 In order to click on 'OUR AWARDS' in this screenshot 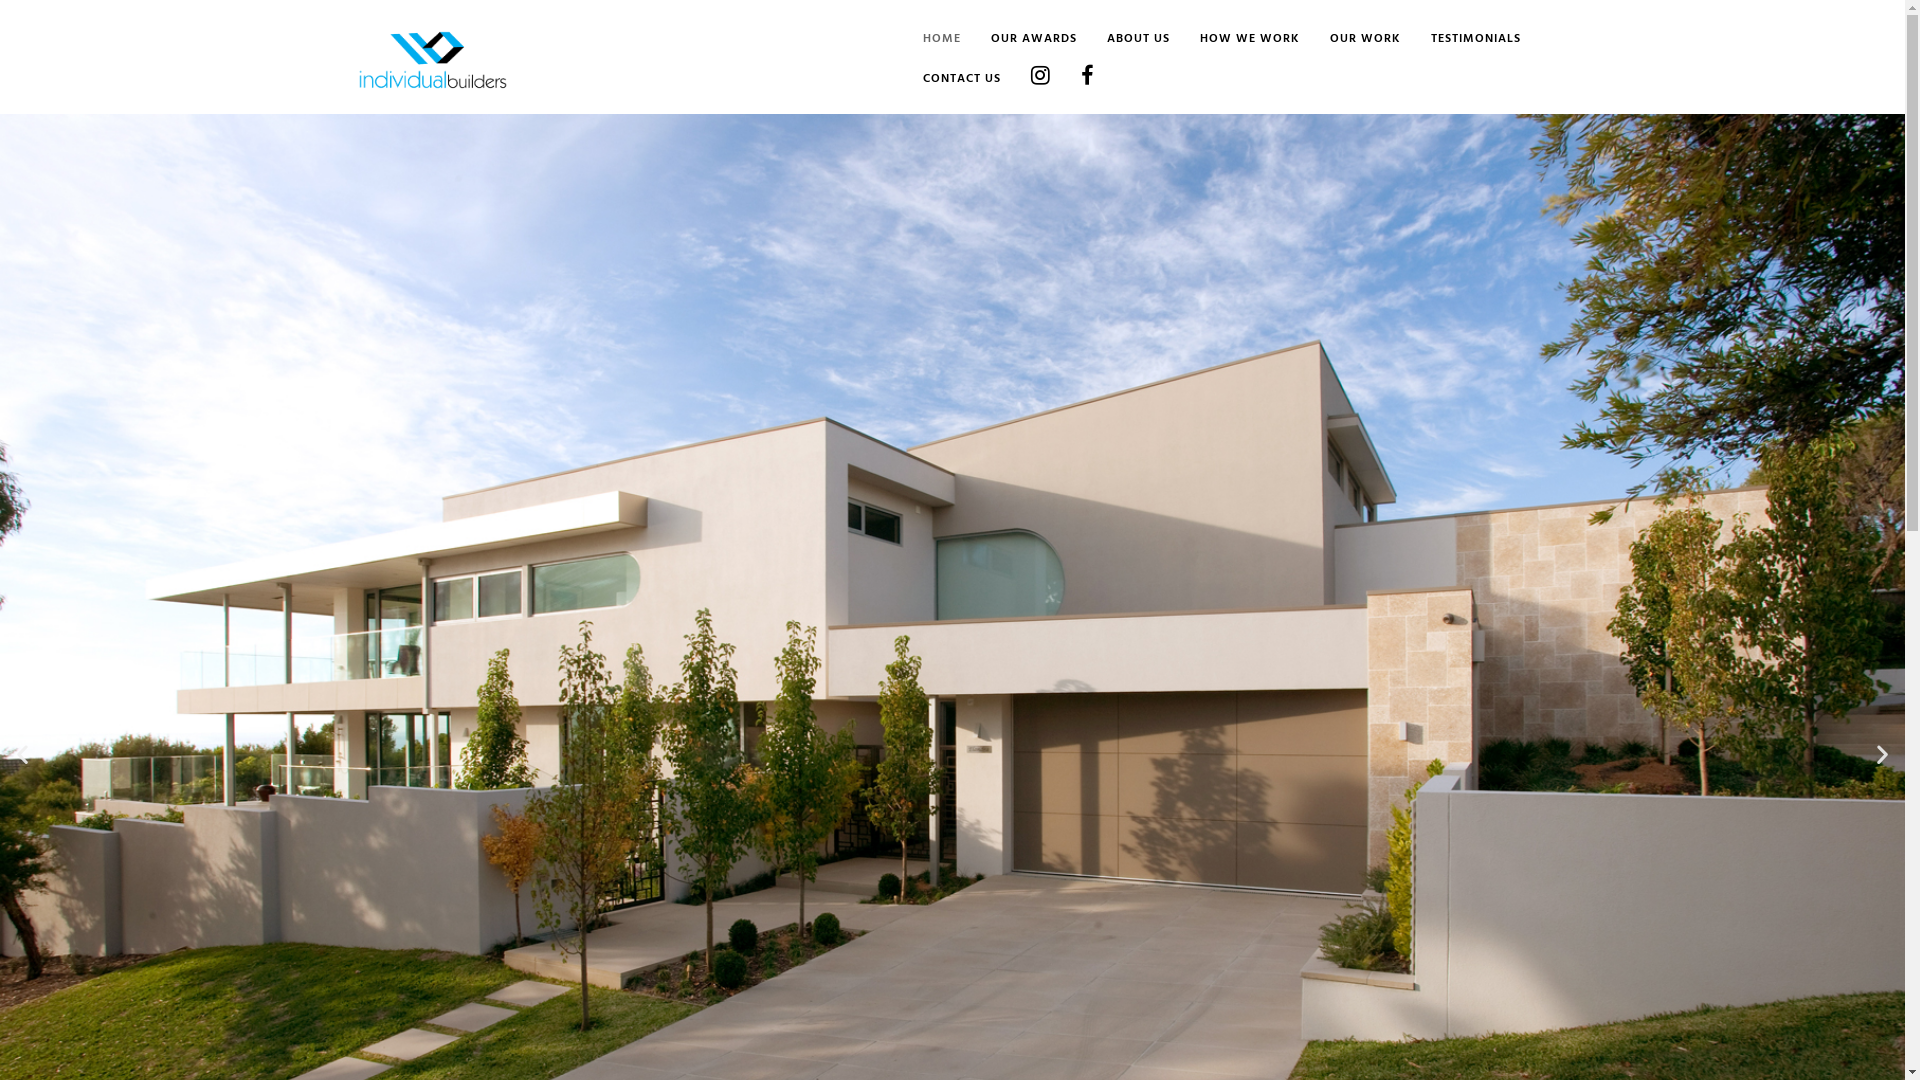, I will do `click(1017, 39)`.